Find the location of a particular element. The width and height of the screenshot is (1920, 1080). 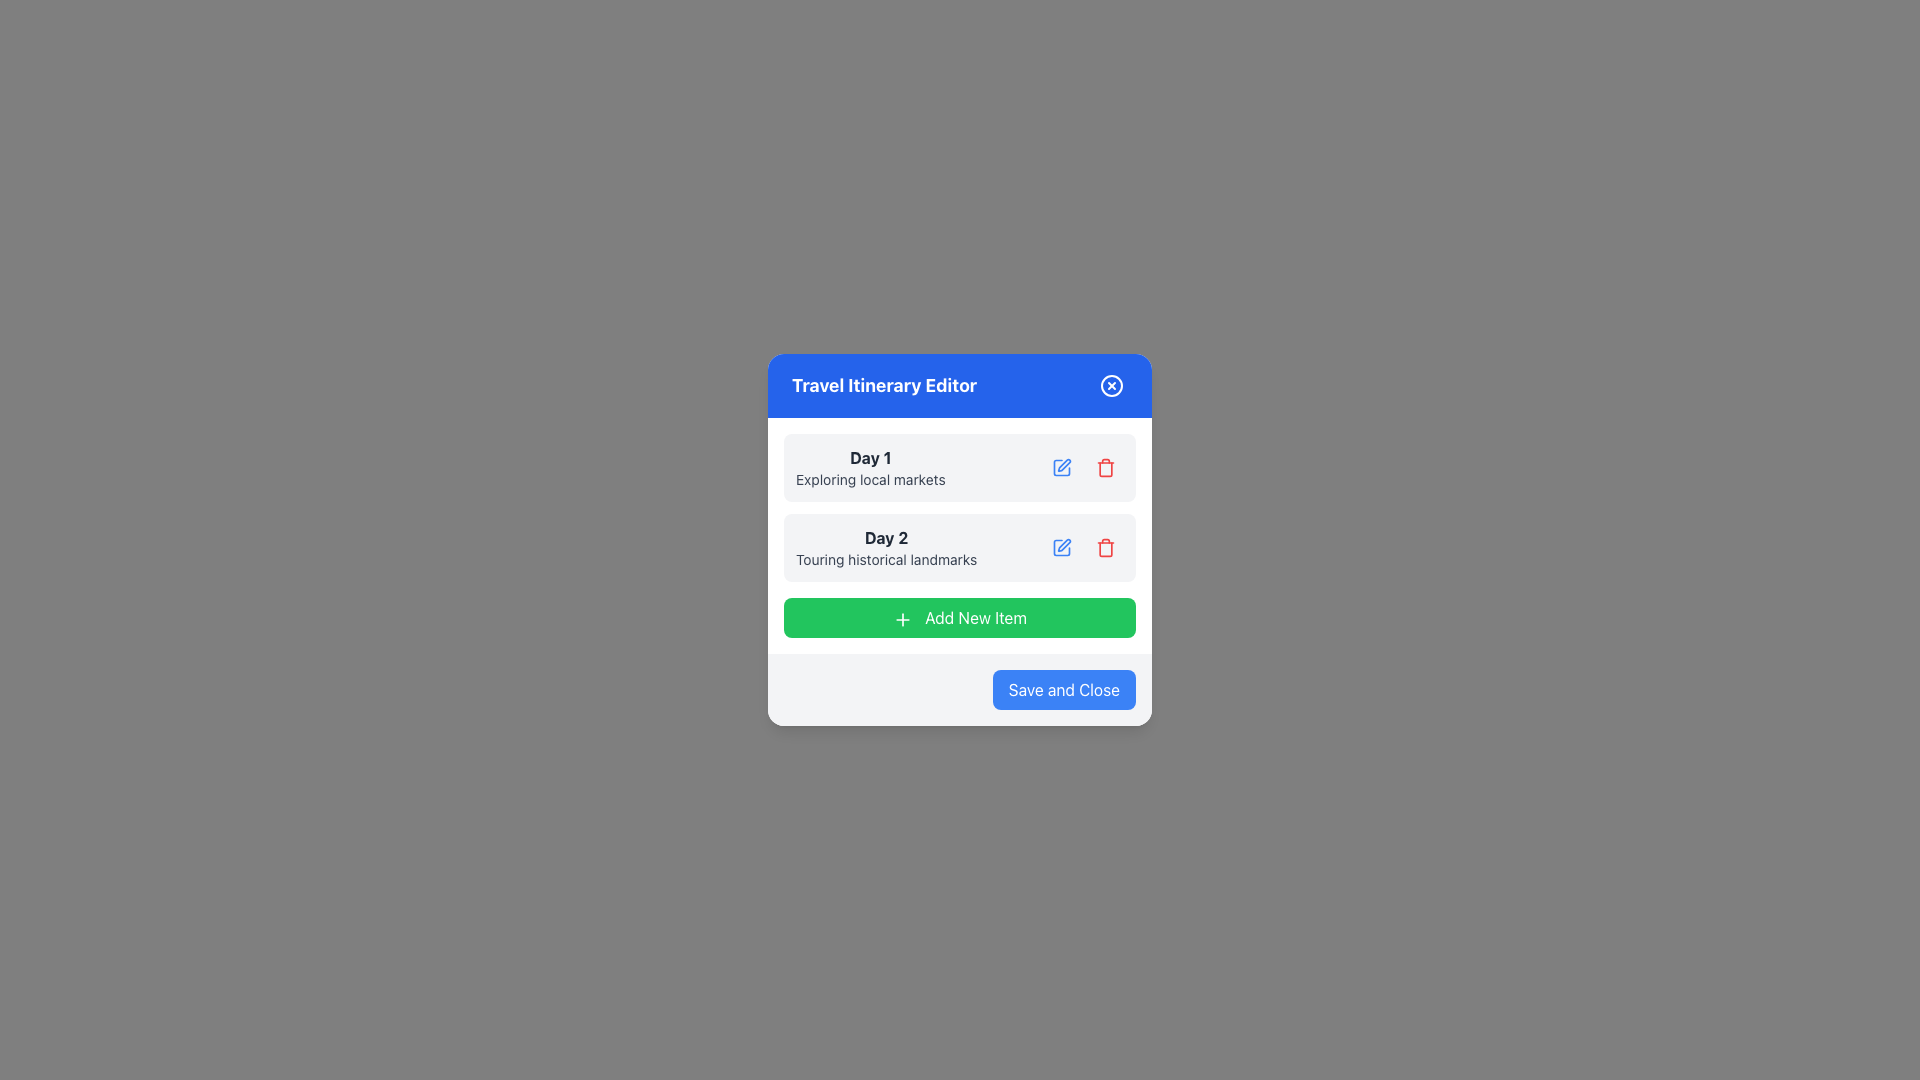

the first itinerary item in the Travel Itinerary Editor modal, which represents an event or schedule for a specific day is located at coordinates (960, 467).